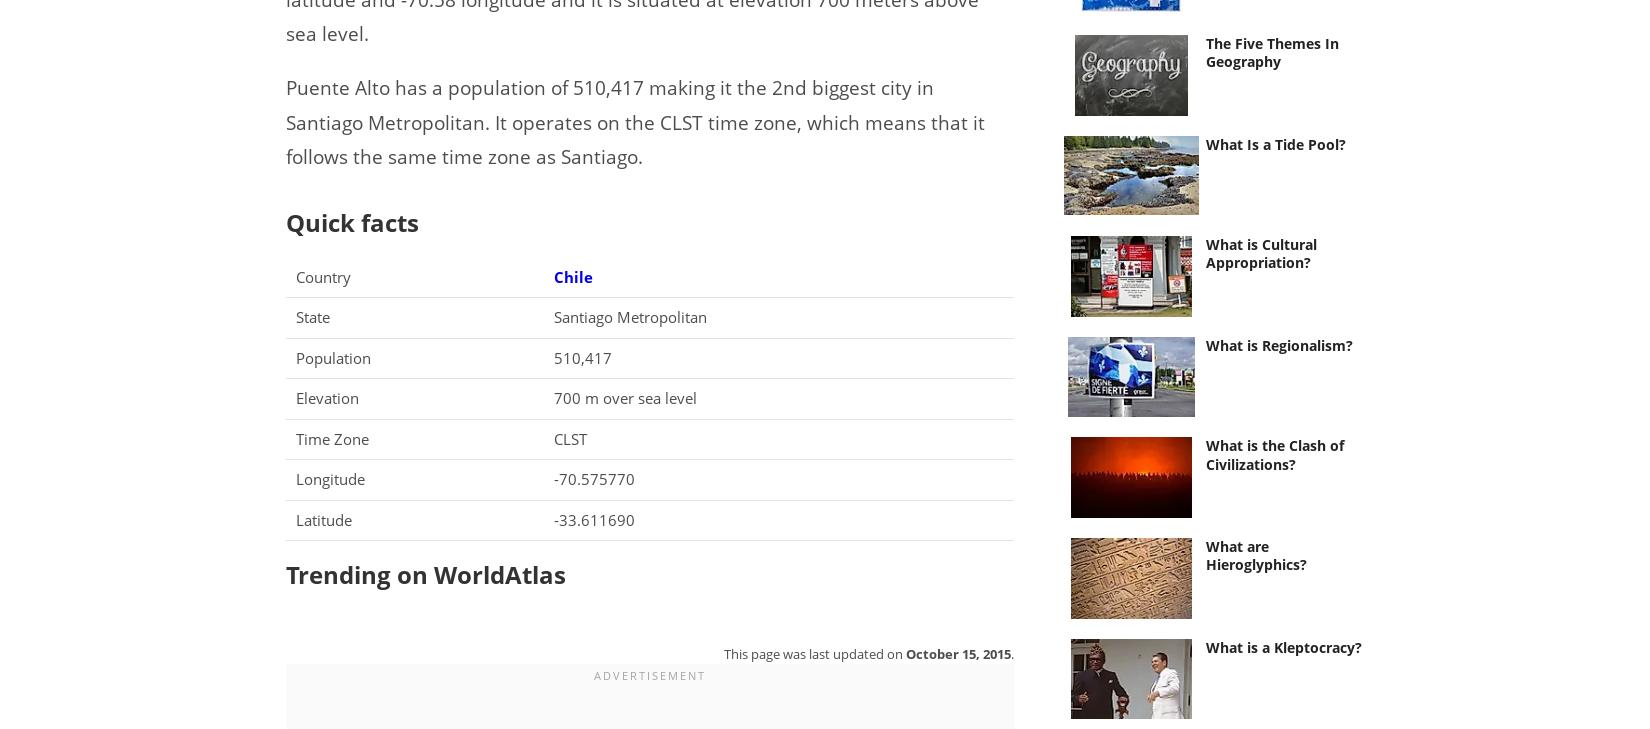  Describe the element at coordinates (296, 355) in the screenshot. I see `'Population'` at that location.